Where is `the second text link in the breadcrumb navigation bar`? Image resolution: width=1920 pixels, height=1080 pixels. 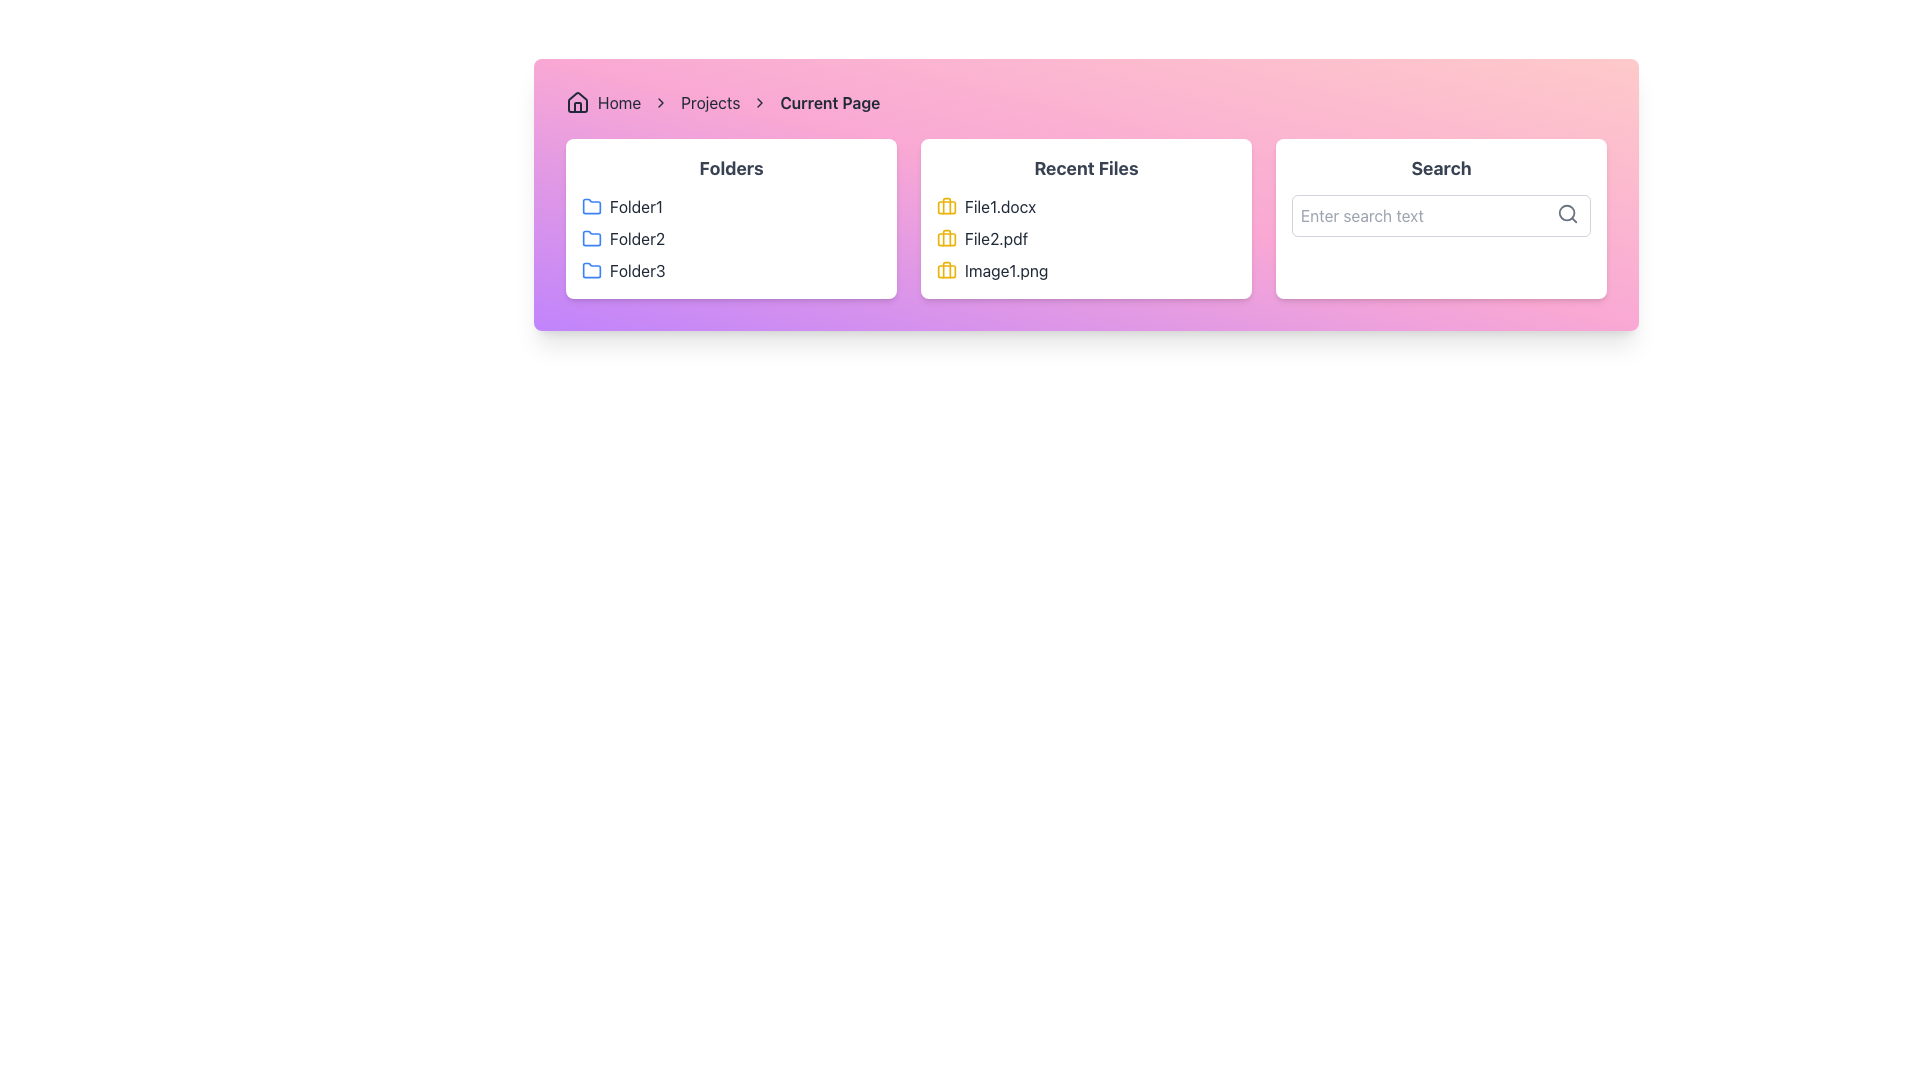 the second text link in the breadcrumb navigation bar is located at coordinates (710, 103).